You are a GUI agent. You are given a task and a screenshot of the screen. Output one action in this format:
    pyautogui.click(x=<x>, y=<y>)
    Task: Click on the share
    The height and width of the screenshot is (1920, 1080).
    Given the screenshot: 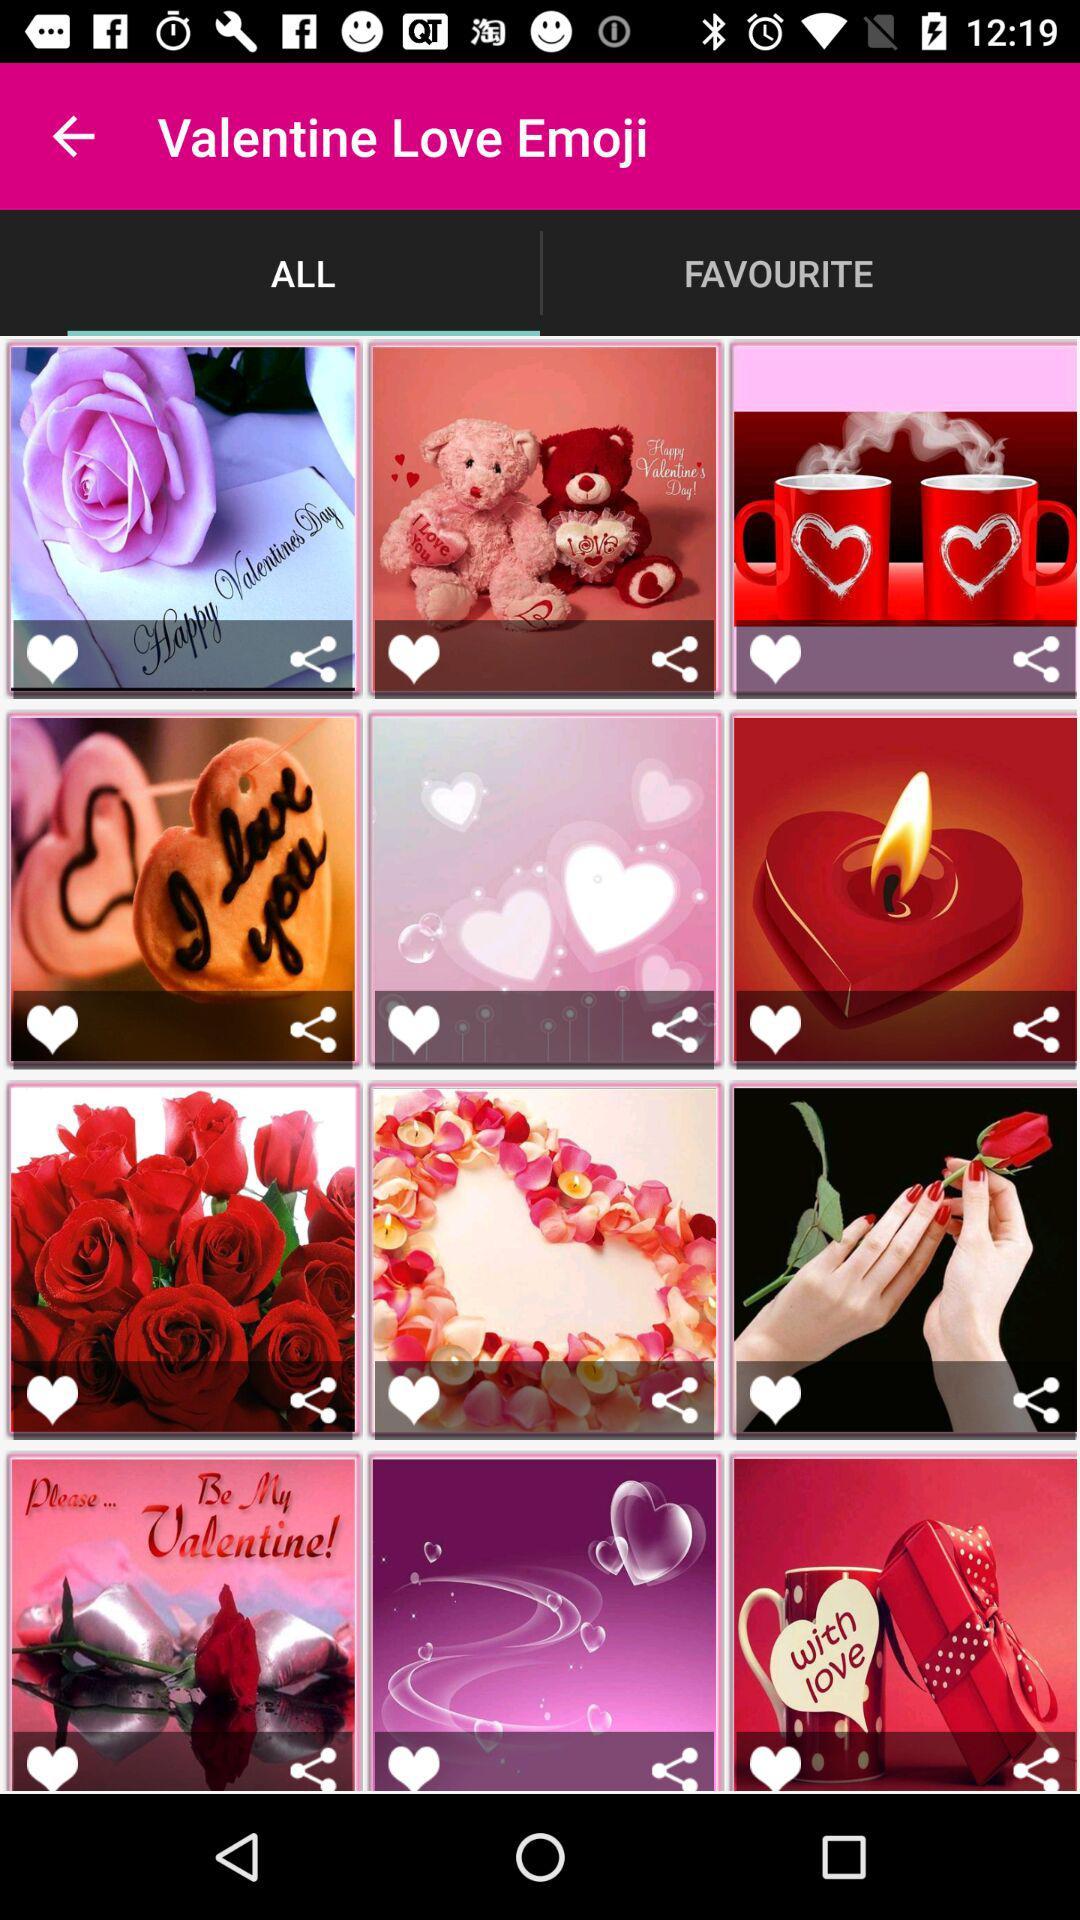 What is the action you would take?
    pyautogui.click(x=1035, y=1399)
    